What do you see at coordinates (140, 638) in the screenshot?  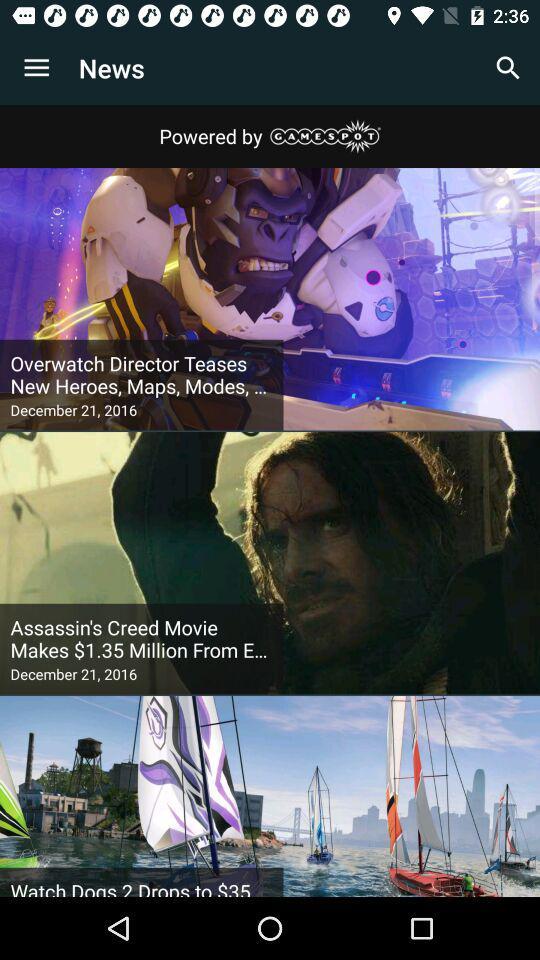 I see `the item above december 21, 2016 icon` at bounding box center [140, 638].